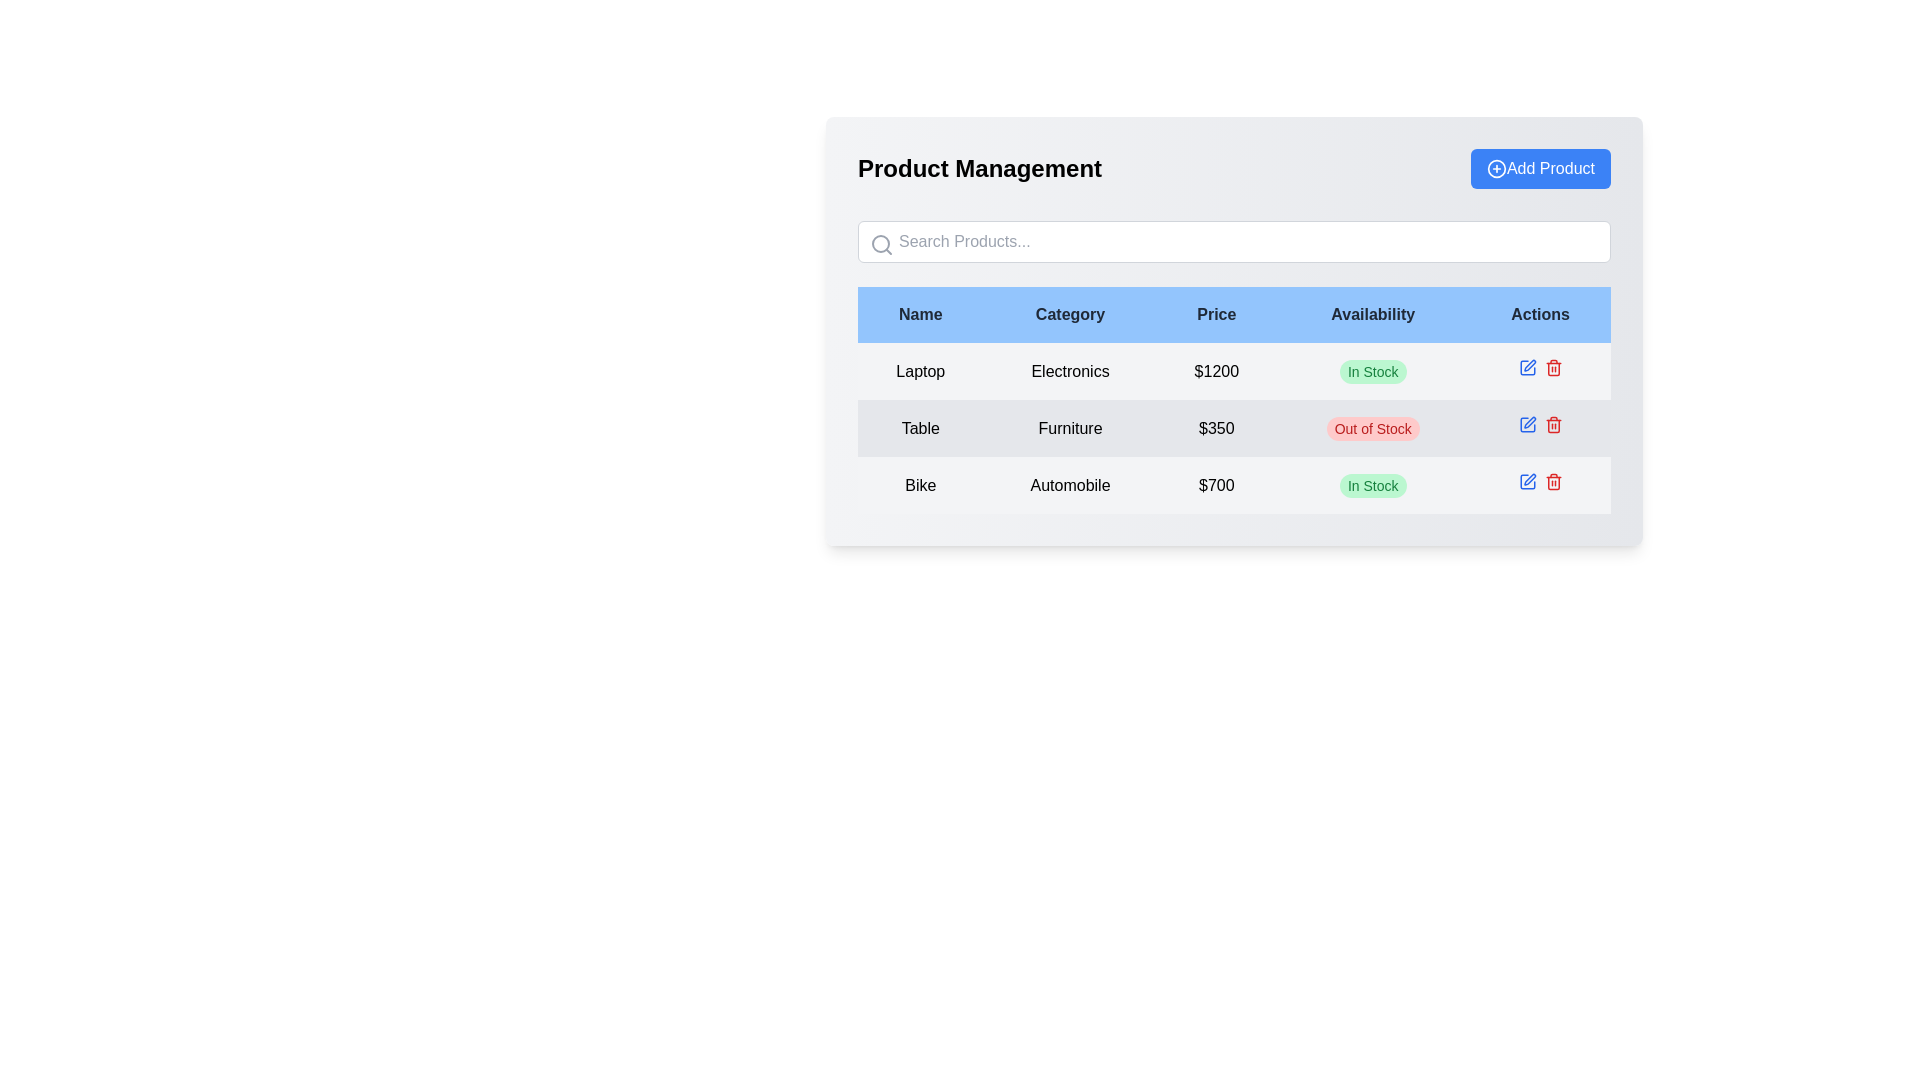 Image resolution: width=1920 pixels, height=1080 pixels. Describe the element at coordinates (1372, 427) in the screenshot. I see `status indicator label marking the product as unavailable for purchase, located in the second row of the 'Availability' column of the table` at that location.